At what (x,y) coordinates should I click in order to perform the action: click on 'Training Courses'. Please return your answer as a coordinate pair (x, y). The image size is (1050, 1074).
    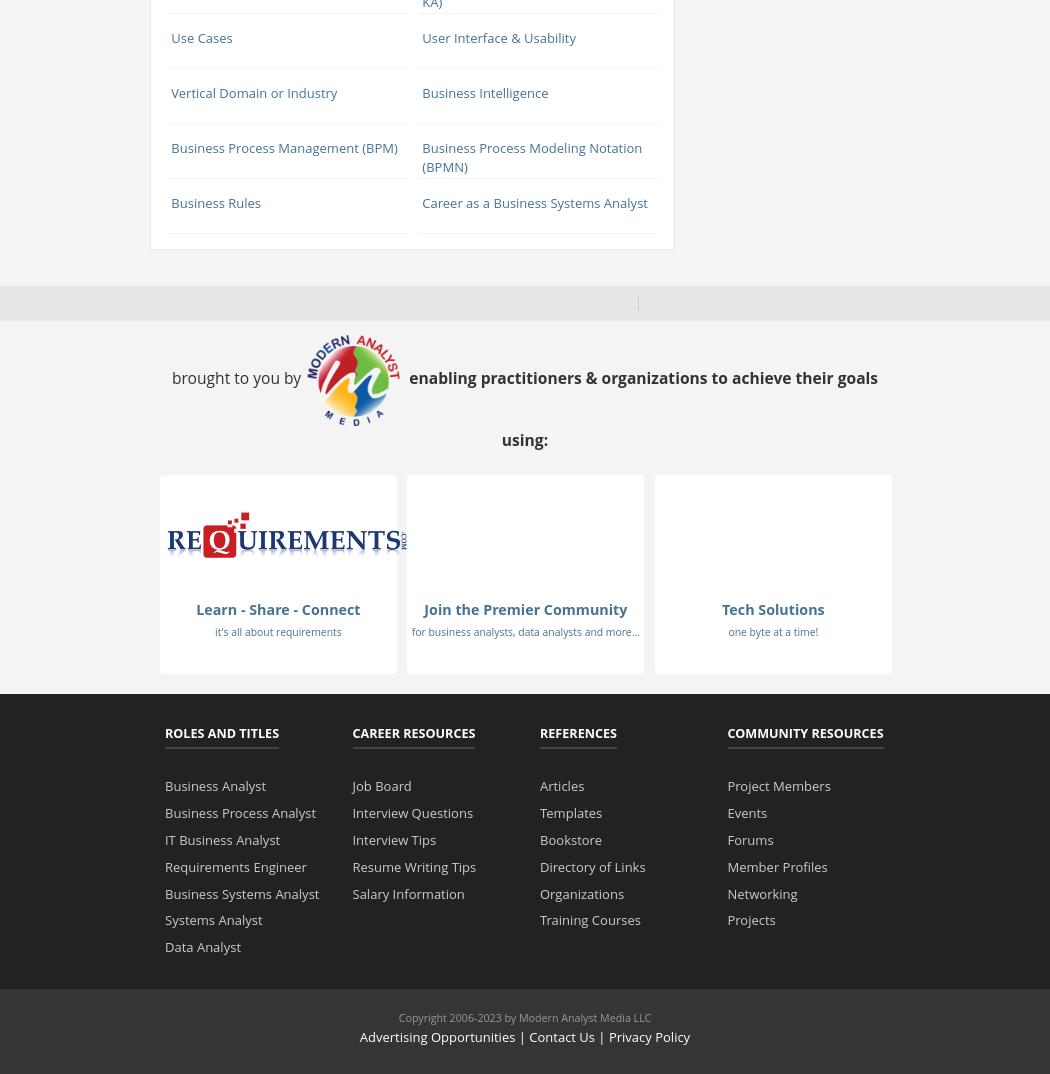
    Looking at the image, I should click on (588, 919).